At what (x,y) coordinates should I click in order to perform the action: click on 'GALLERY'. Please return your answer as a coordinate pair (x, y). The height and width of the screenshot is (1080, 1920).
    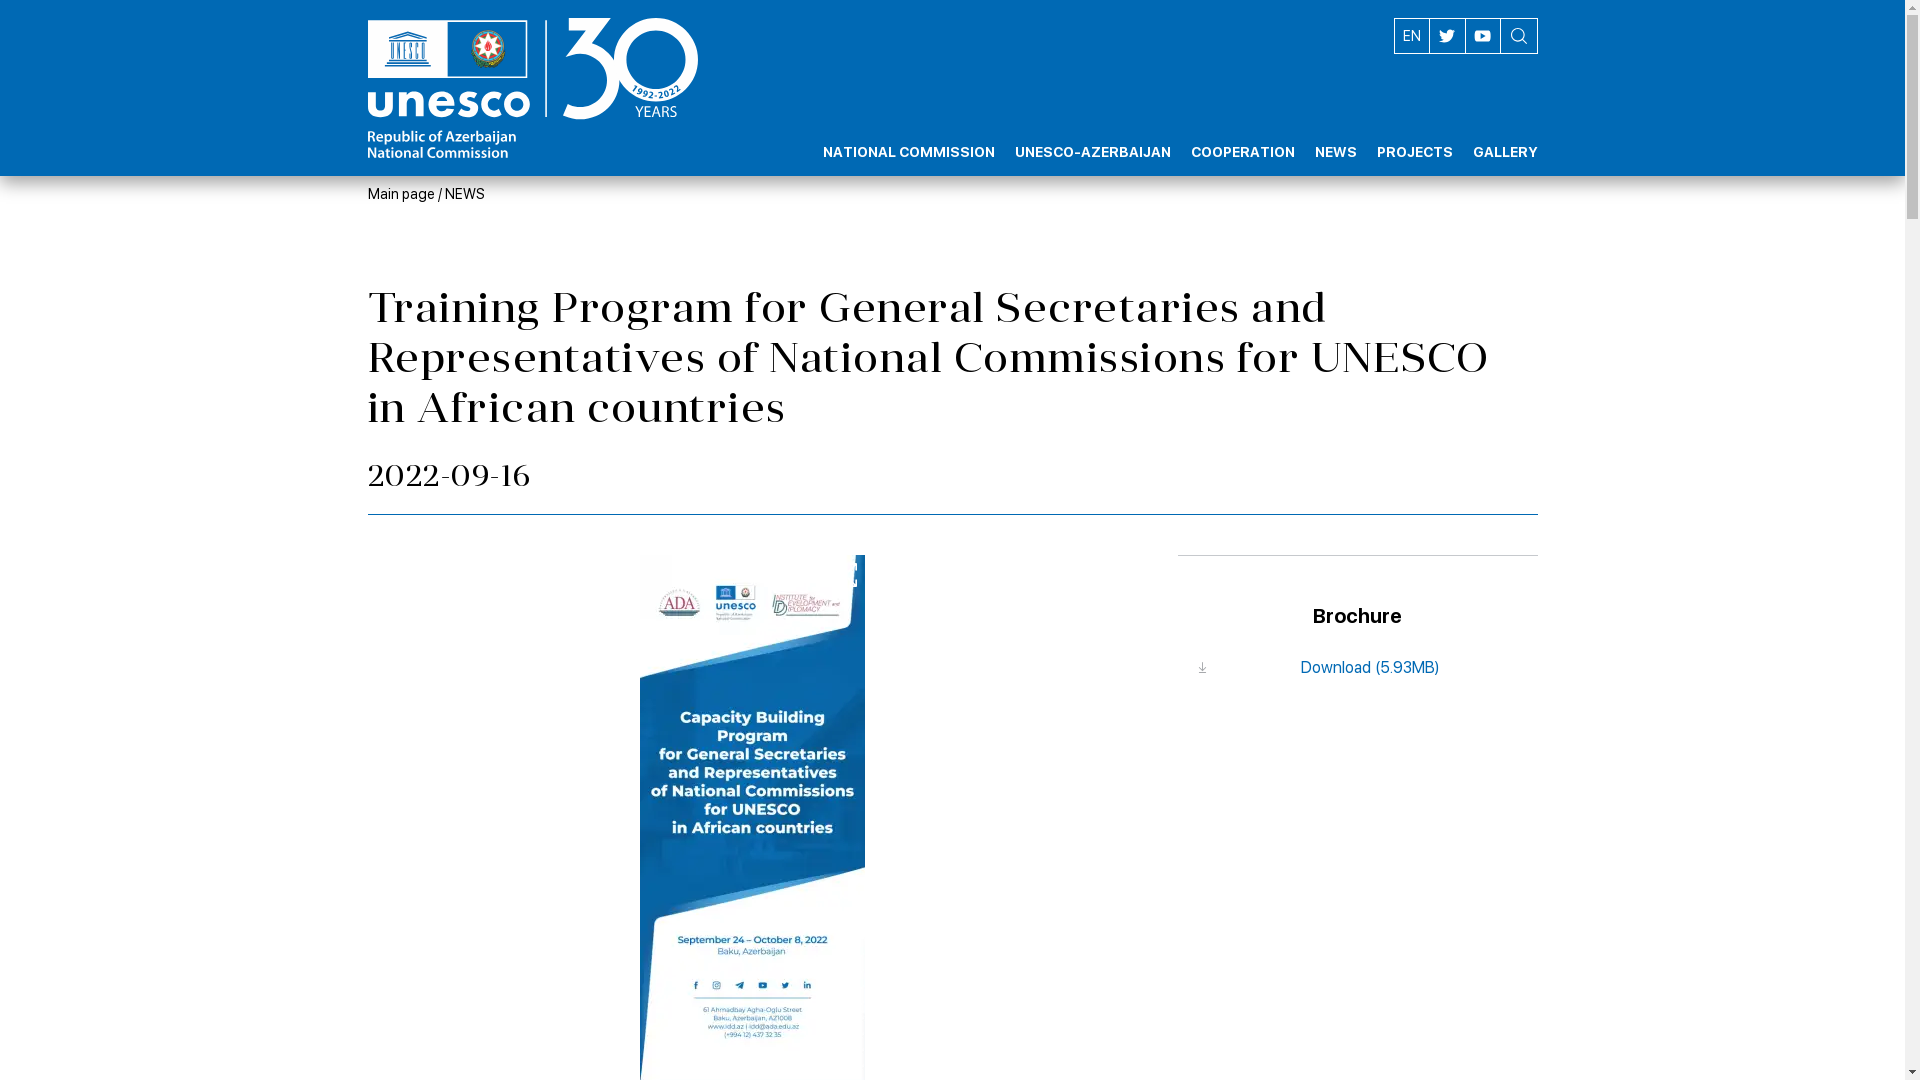
    Looking at the image, I should click on (1504, 135).